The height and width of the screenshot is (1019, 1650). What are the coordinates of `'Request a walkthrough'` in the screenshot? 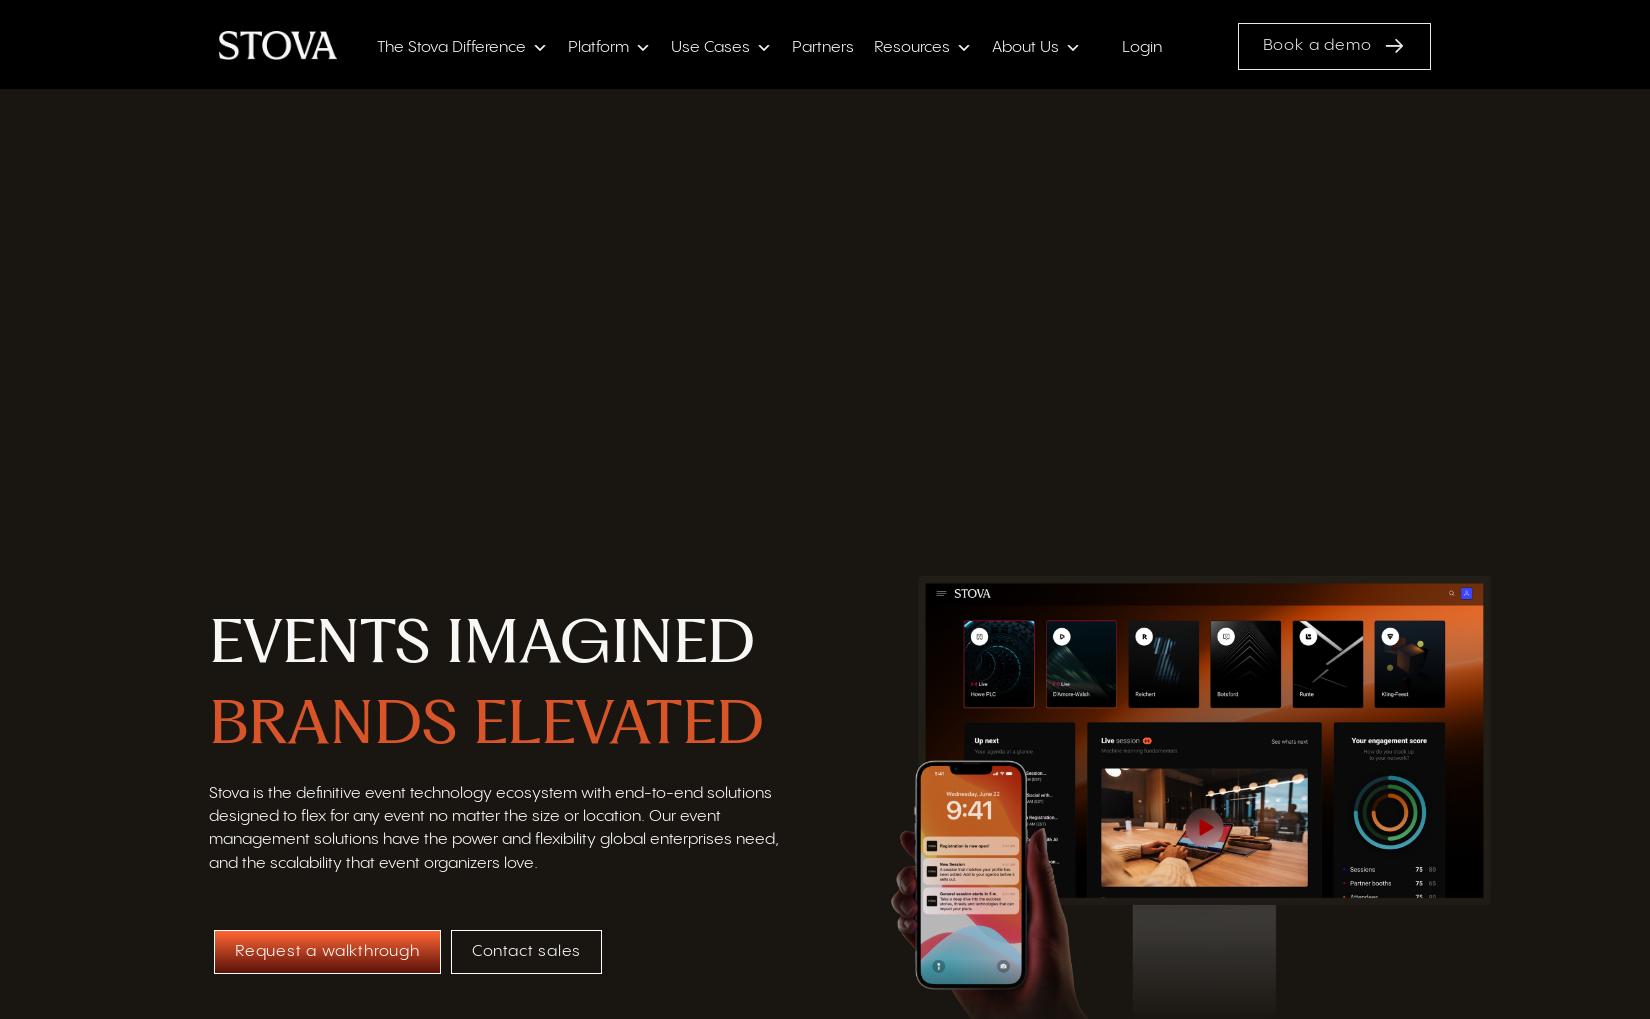 It's located at (327, 952).